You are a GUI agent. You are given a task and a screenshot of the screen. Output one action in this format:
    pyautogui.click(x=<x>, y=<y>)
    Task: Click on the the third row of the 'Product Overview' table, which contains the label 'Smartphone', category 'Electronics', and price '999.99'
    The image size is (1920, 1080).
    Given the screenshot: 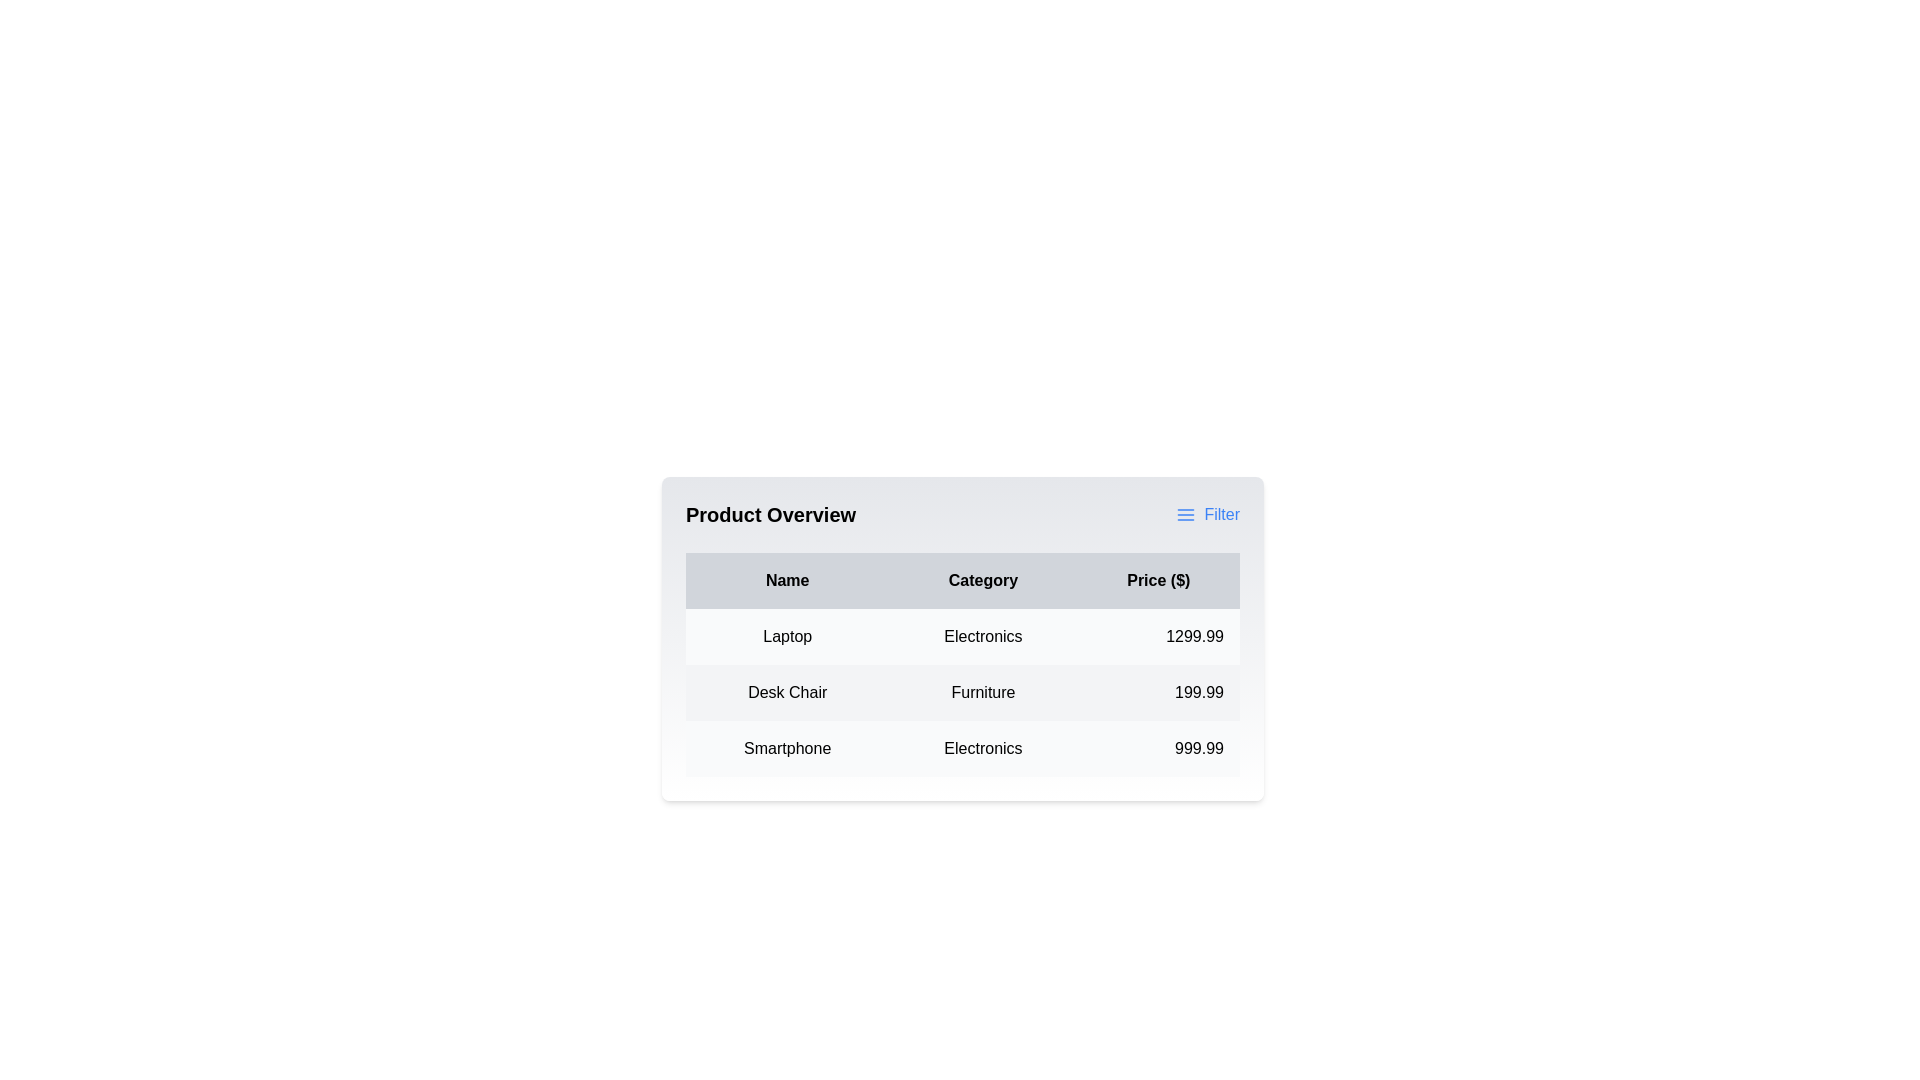 What is the action you would take?
    pyautogui.click(x=963, y=748)
    